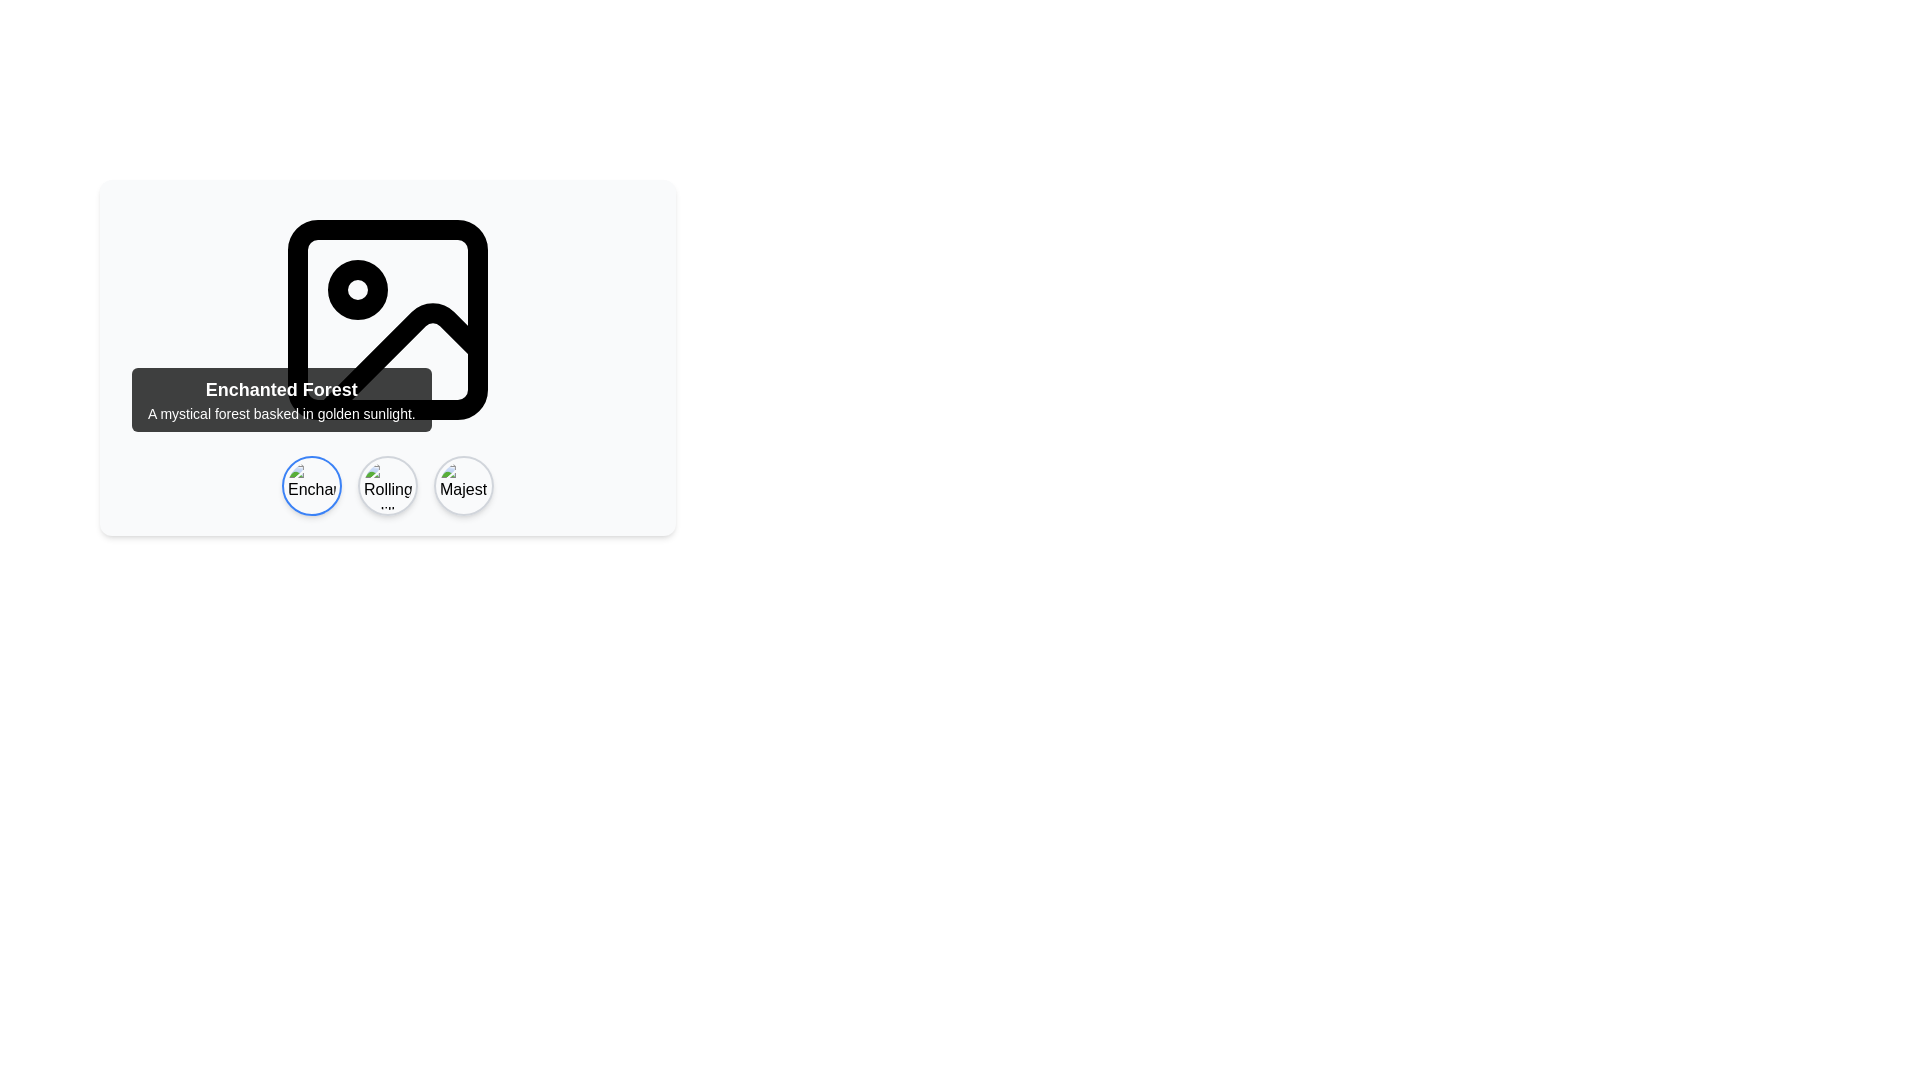 The width and height of the screenshot is (1920, 1080). Describe the element at coordinates (388, 357) in the screenshot. I see `the Media icon depicting an abstract image with the title 'Enchanted Forest' and subtitle 'A mystical forest basked in golden sunlight' to interact with it` at that location.